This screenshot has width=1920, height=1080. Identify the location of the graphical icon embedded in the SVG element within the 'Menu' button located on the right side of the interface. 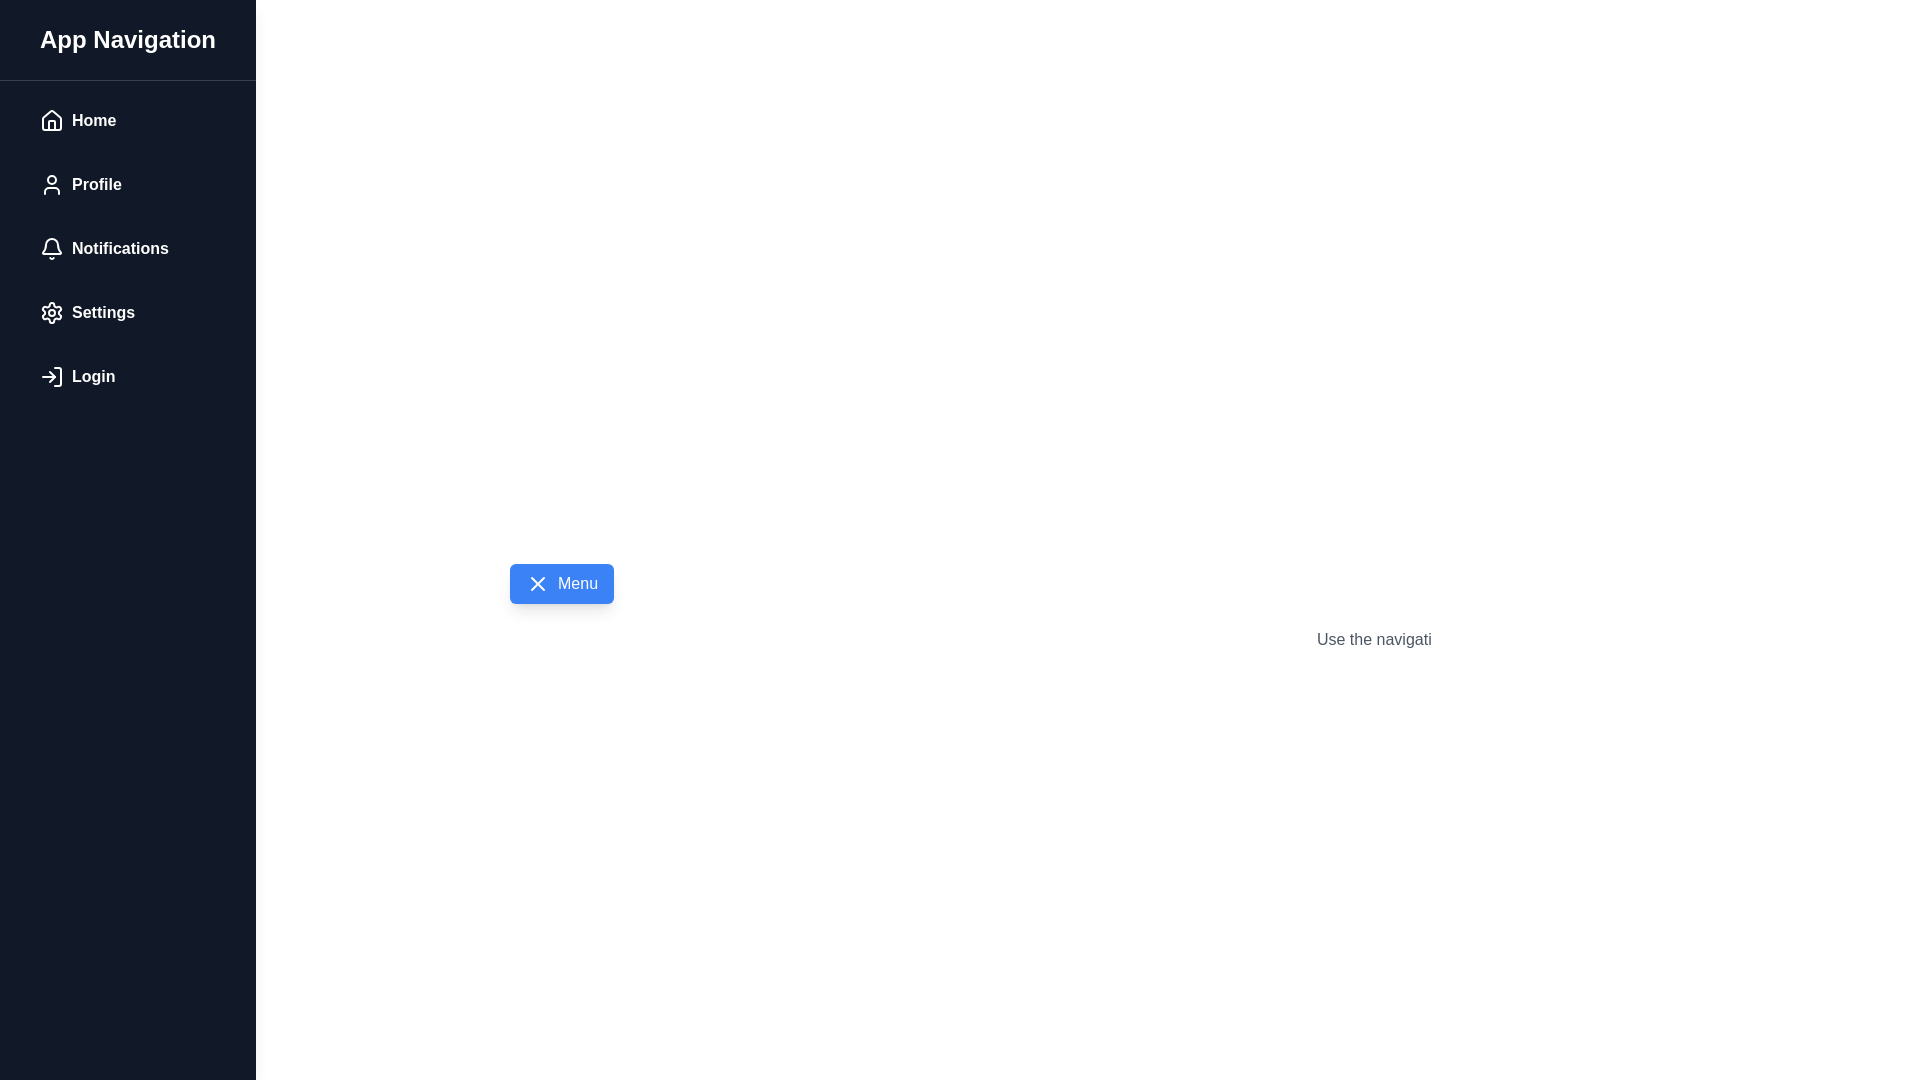
(537, 583).